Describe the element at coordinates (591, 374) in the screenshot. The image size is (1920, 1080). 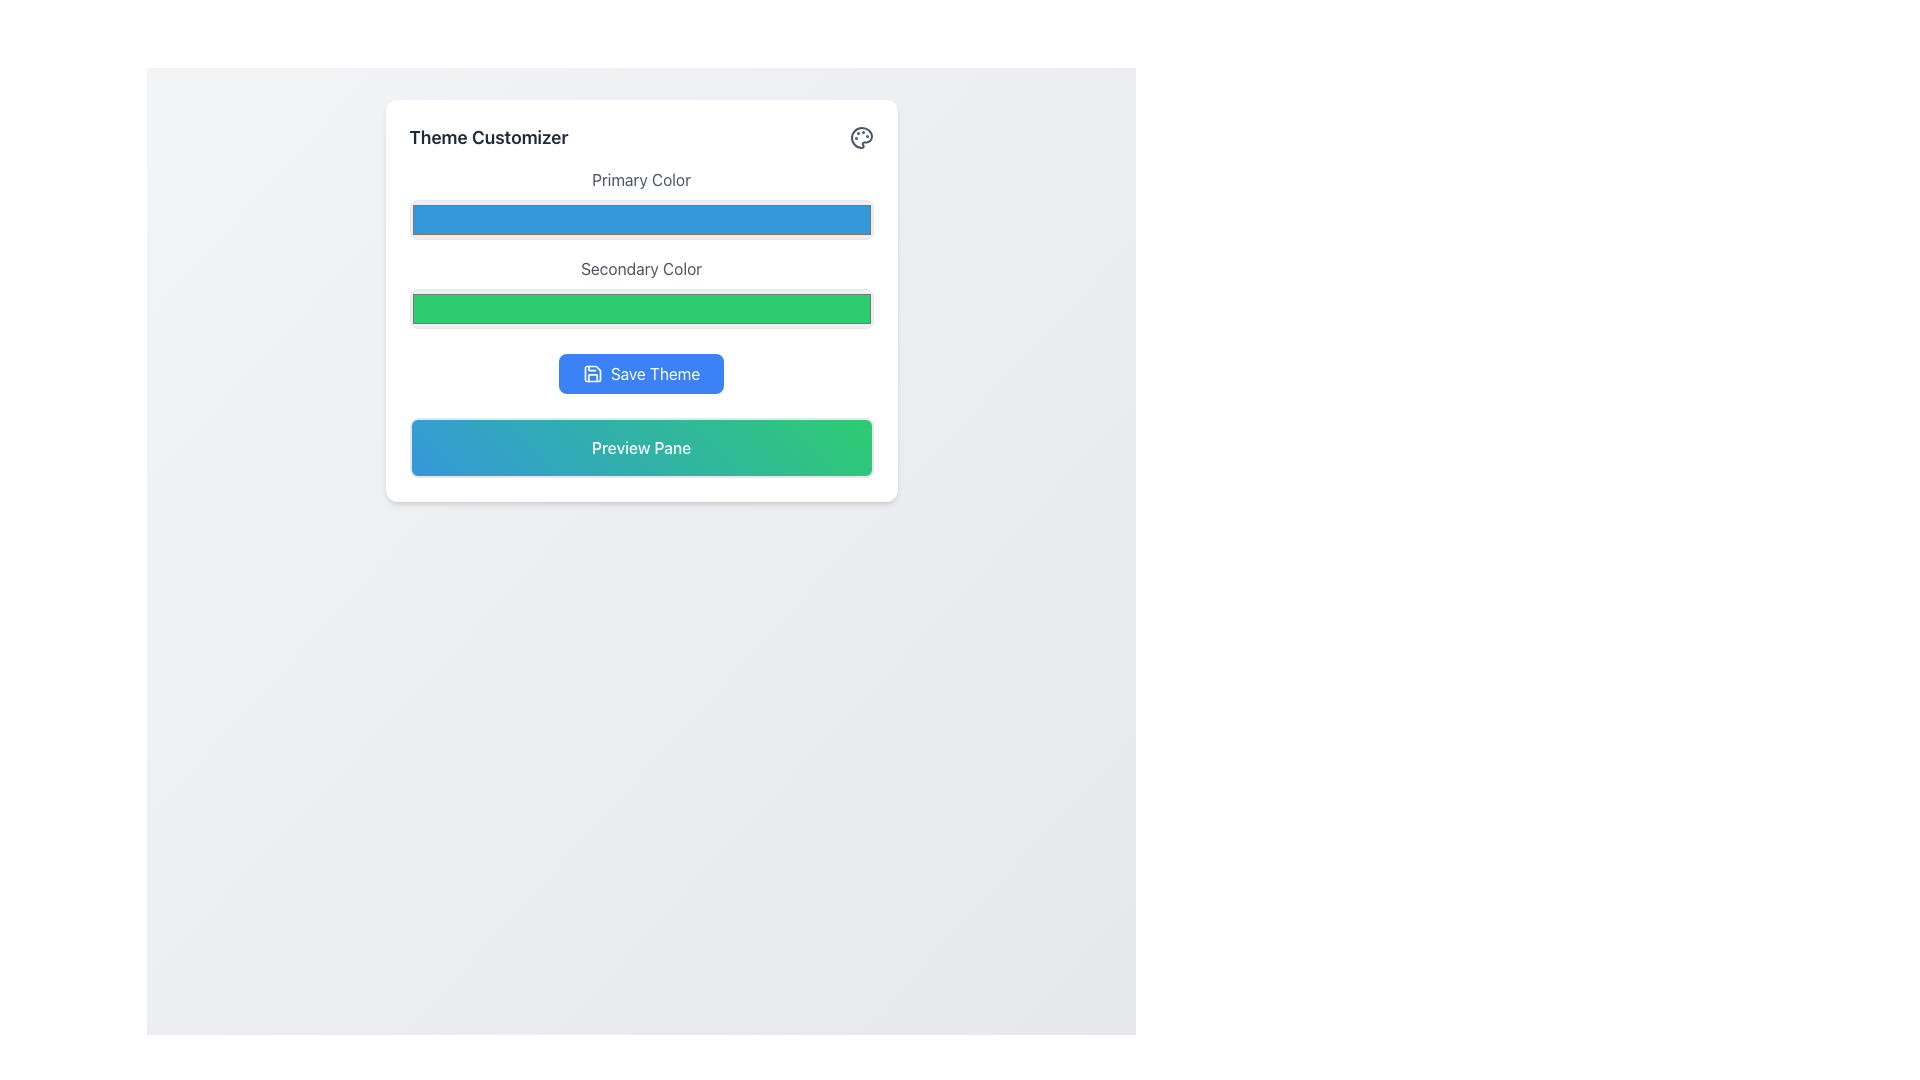
I see `the floppy disk icon located to the left of the 'Save Theme' text within the button styled with a blue background and curved corners` at that location.